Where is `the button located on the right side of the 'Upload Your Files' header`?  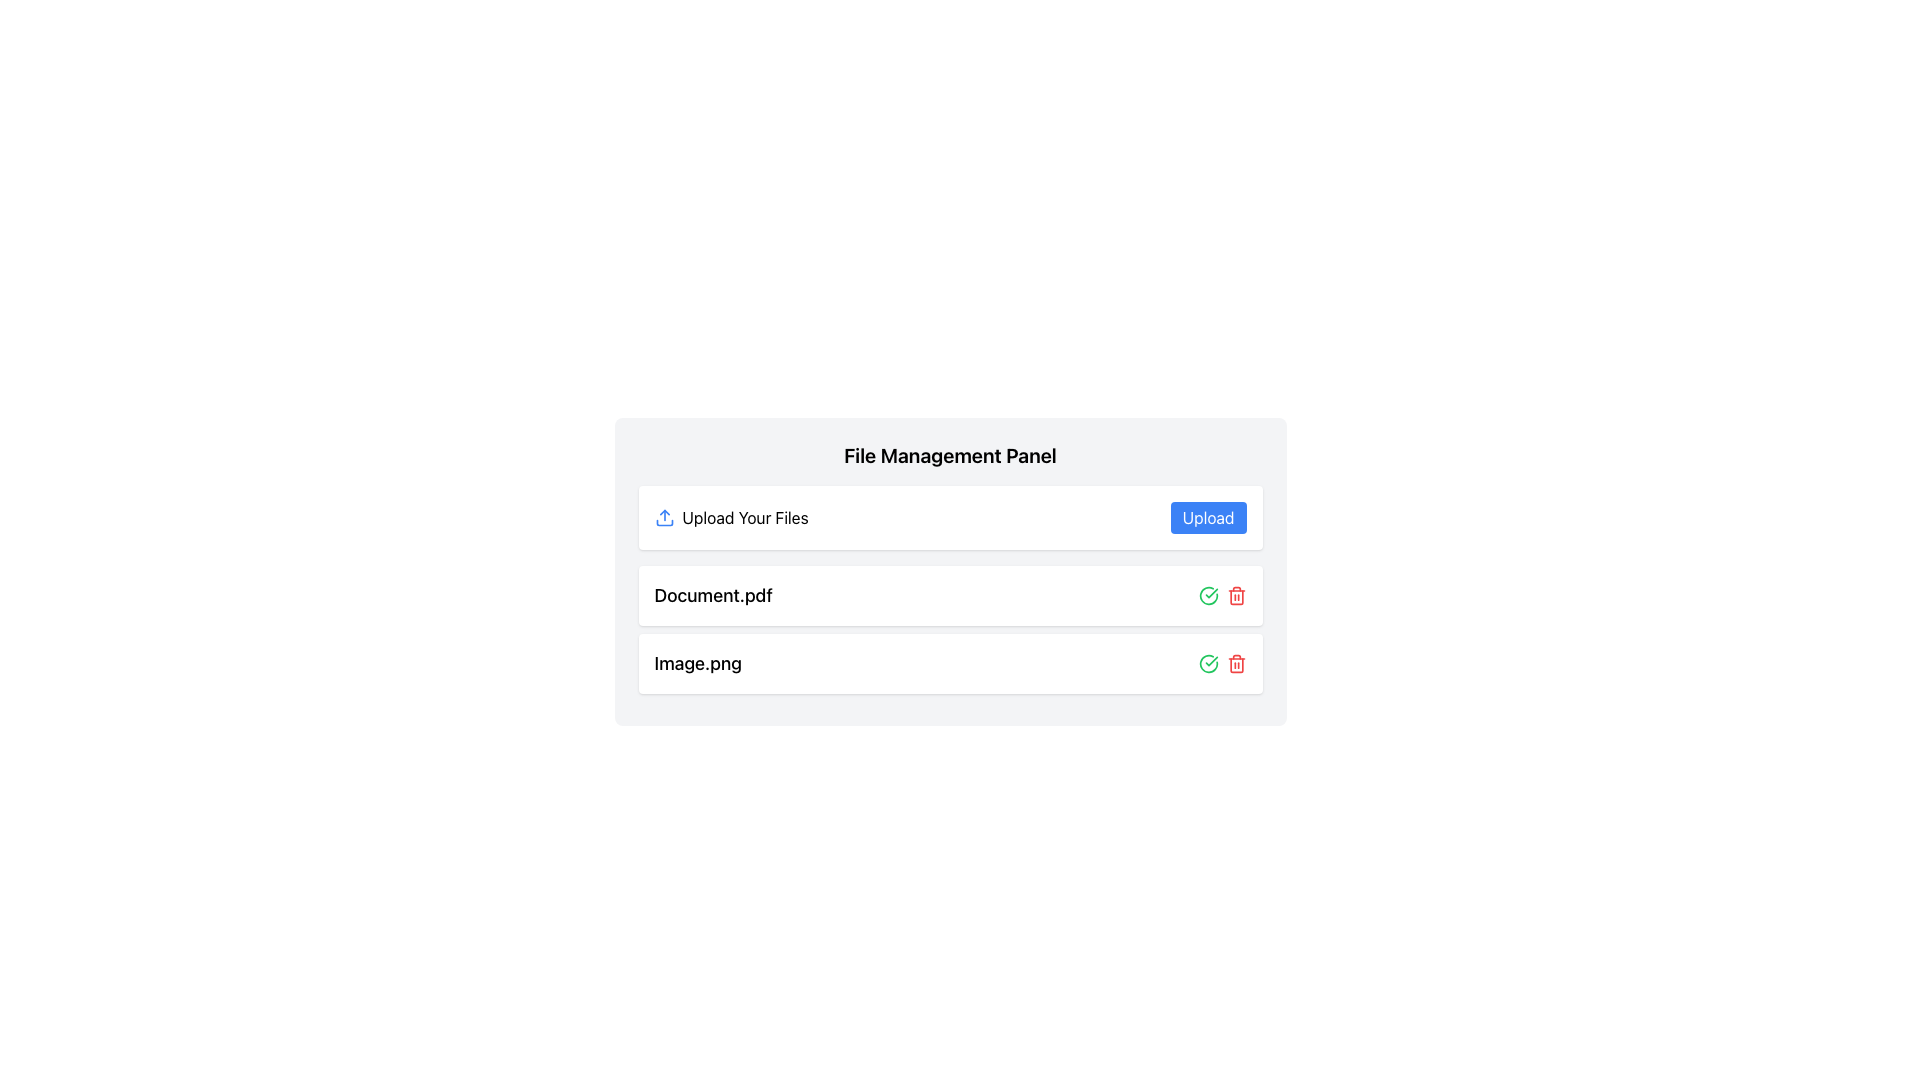
the button located on the right side of the 'Upload Your Files' header is located at coordinates (1207, 516).